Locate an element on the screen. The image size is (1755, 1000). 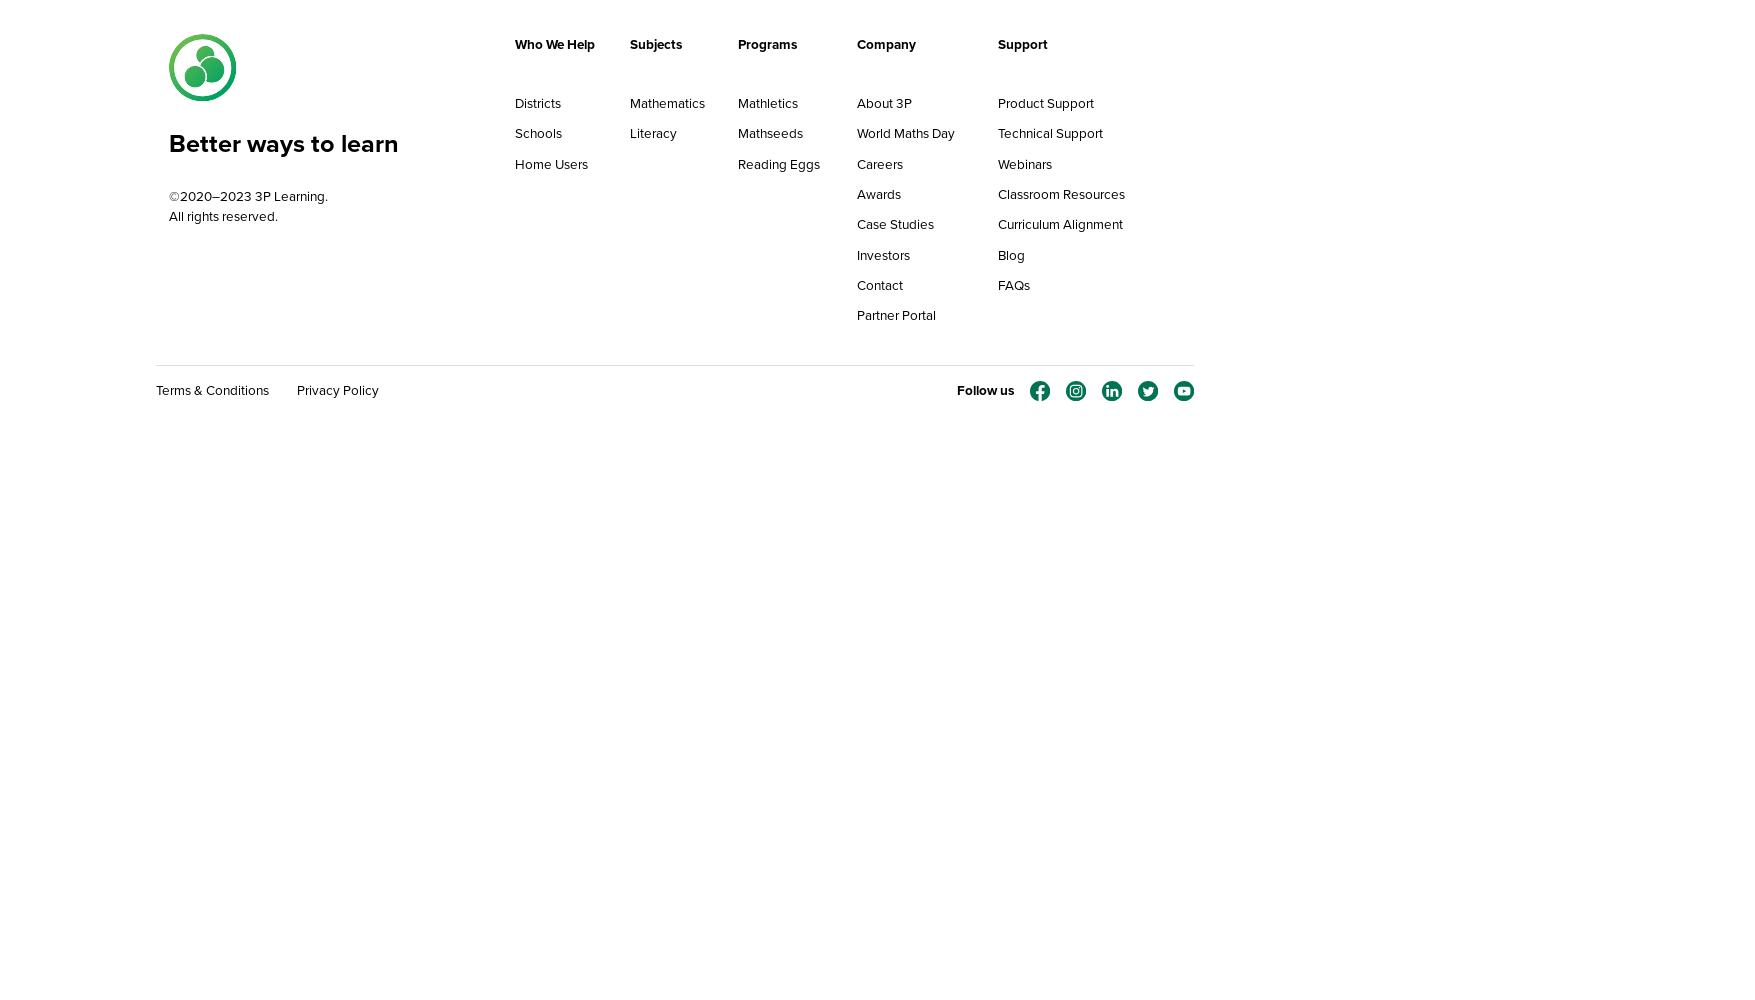
'Reading Eggs' is located at coordinates (778, 163).